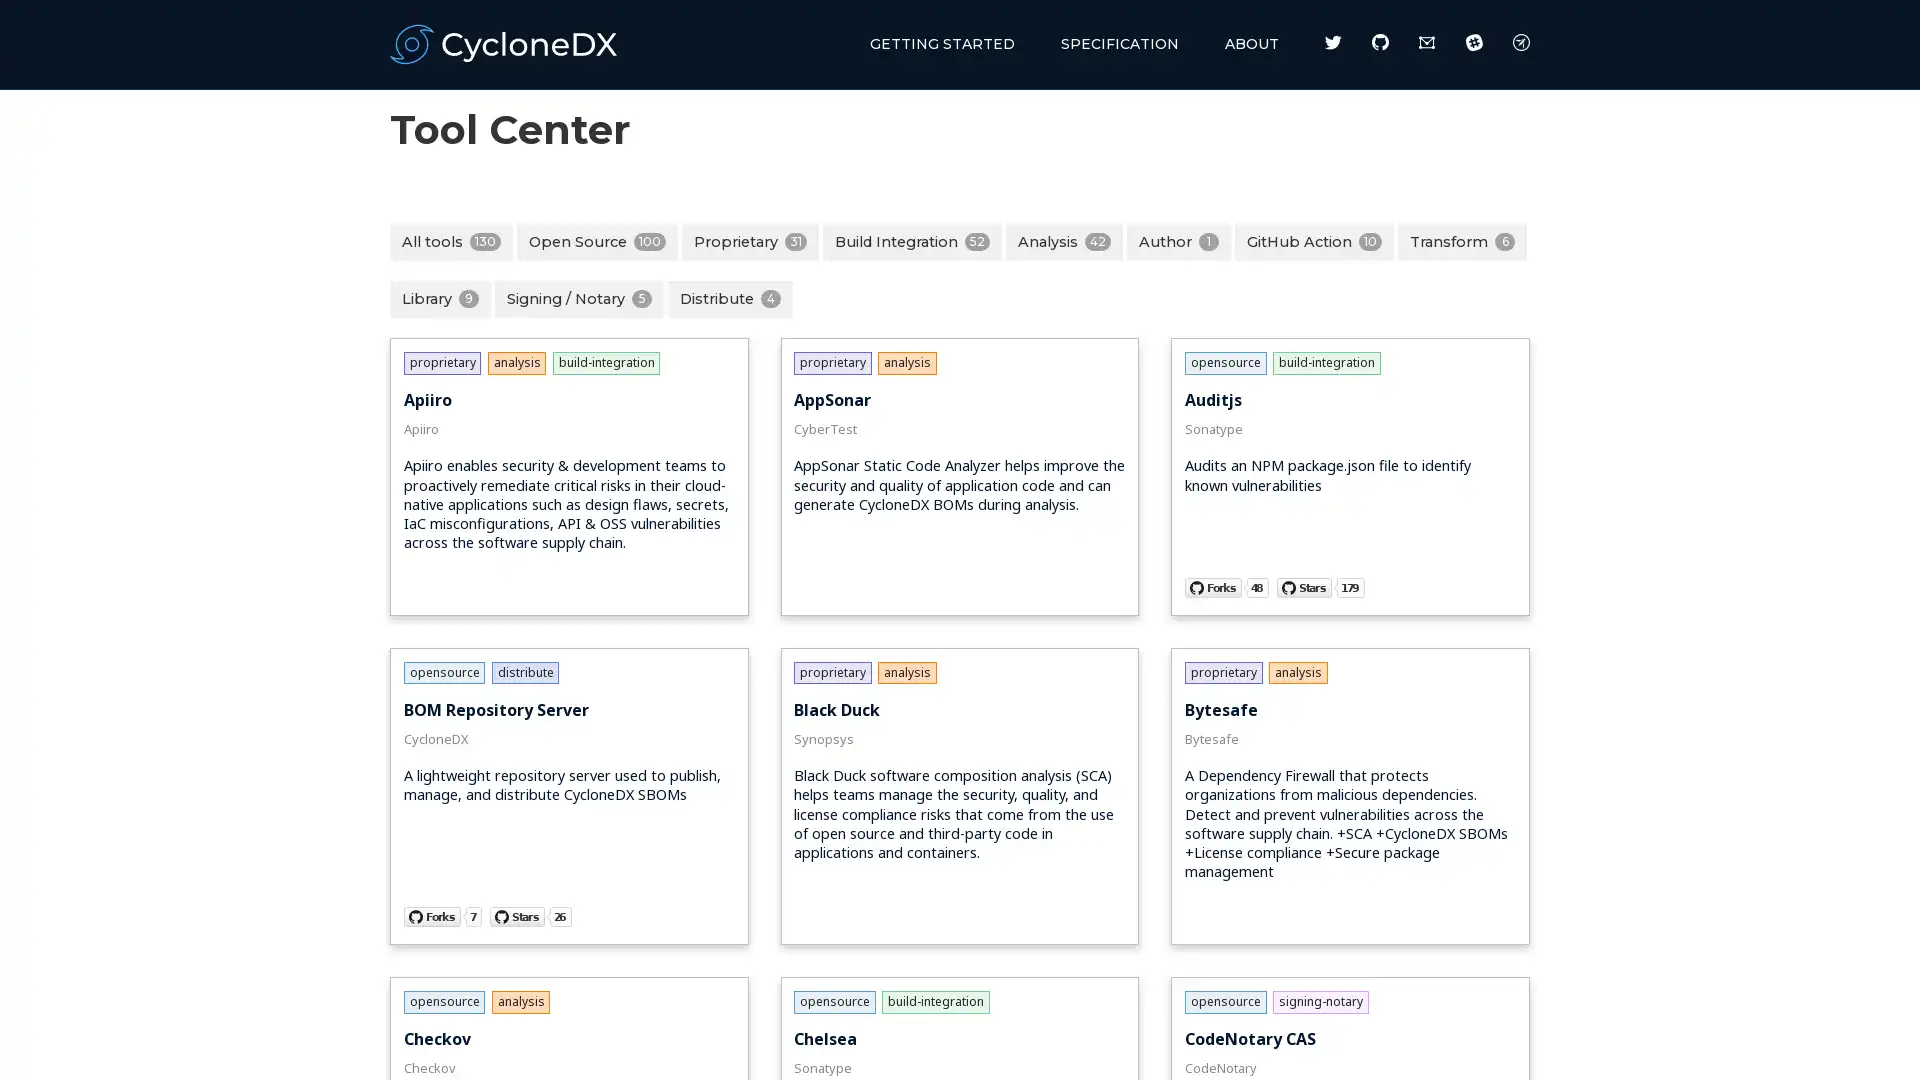  I want to click on Proprietary 31, so click(749, 240).